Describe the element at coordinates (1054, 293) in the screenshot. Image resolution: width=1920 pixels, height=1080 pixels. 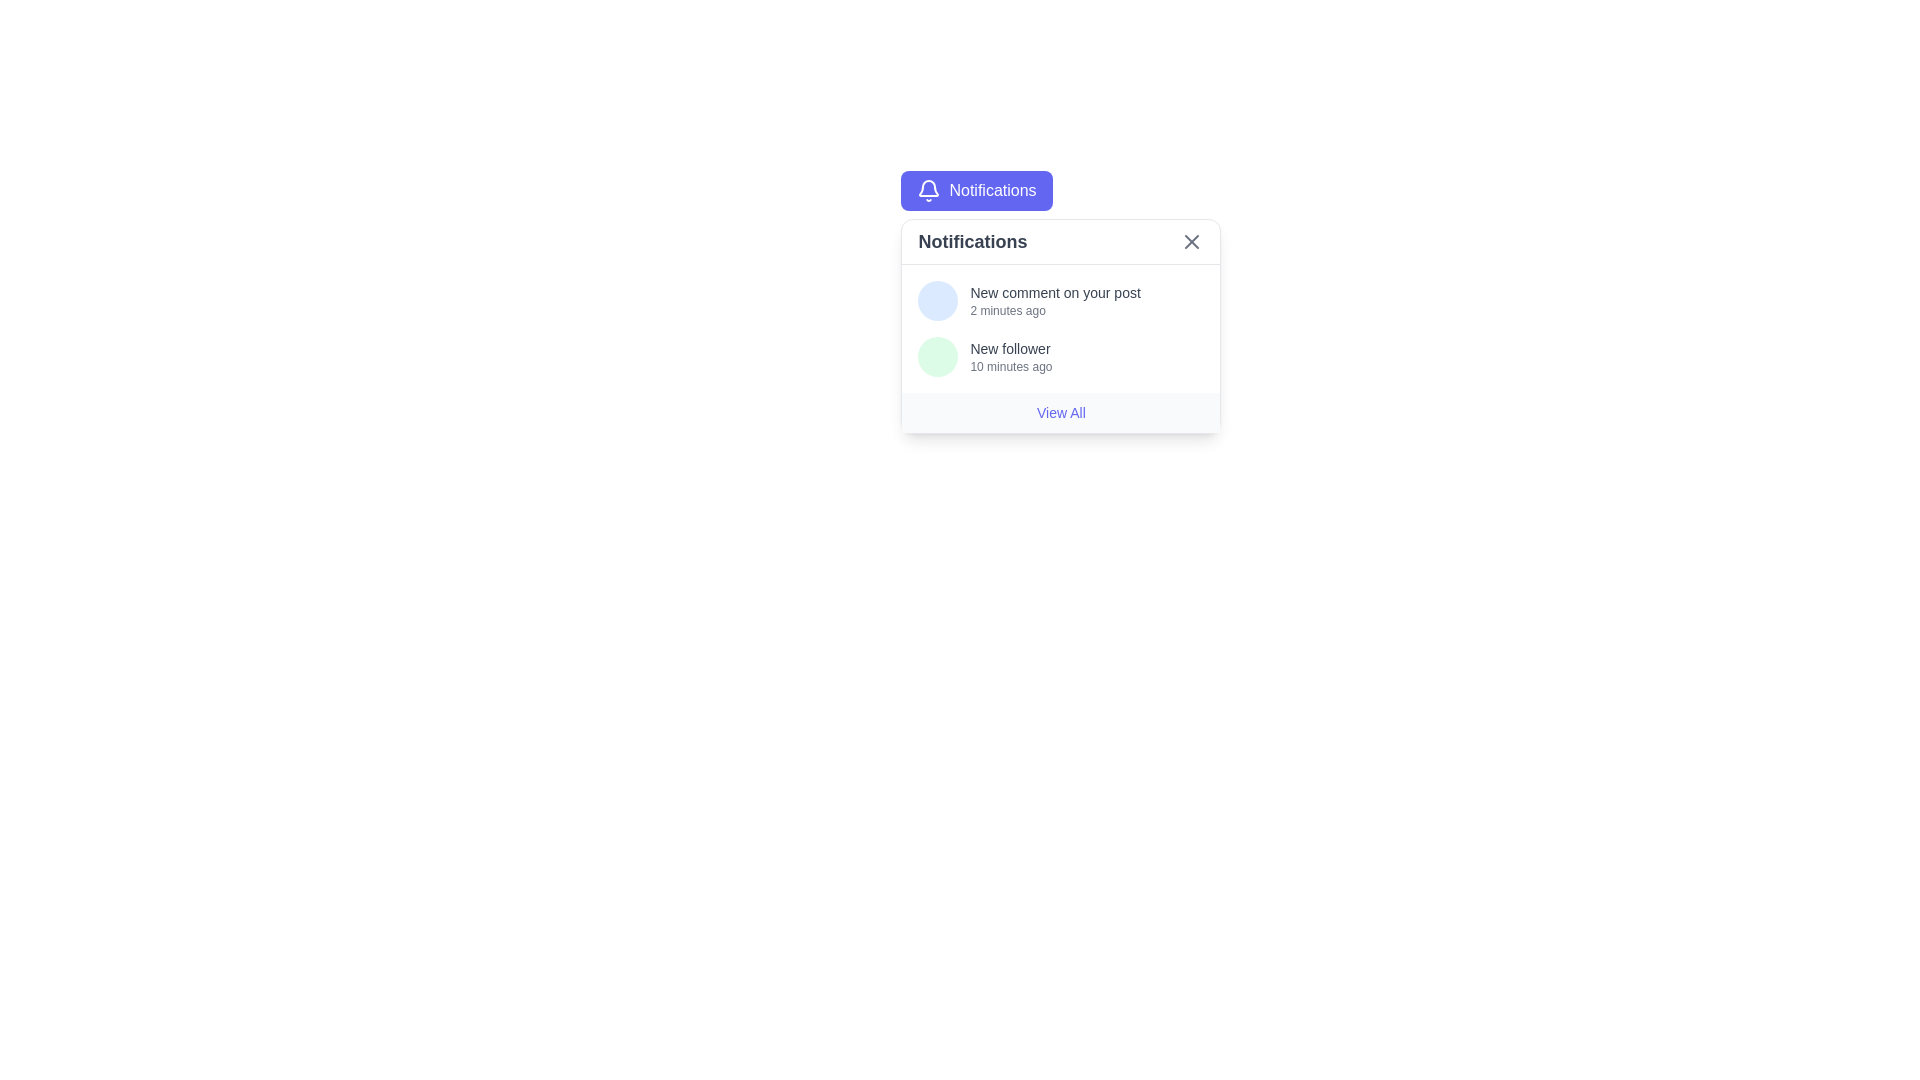
I see `the static text that indicates a new comment notification, located at the top-left corner of the notification card, above the timestamp '2 minutes ago'` at that location.